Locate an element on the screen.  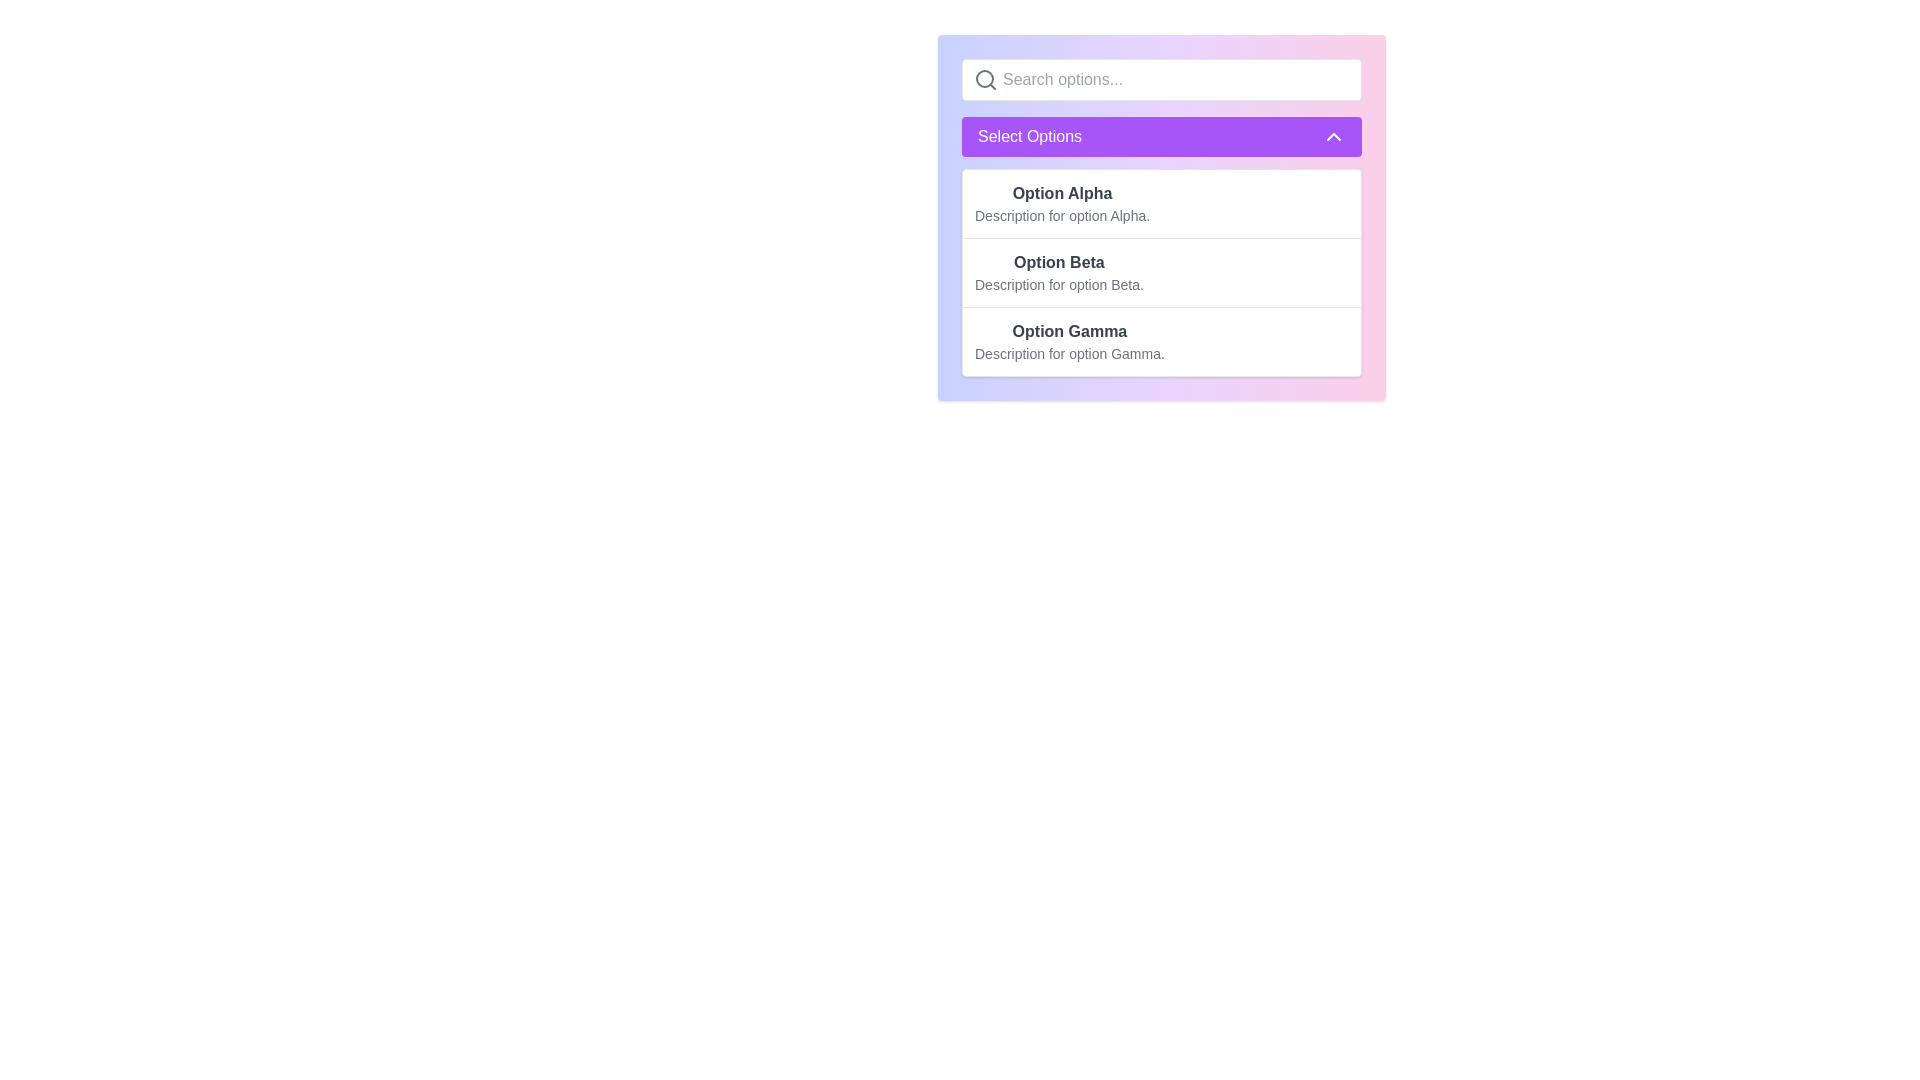
the chevron arrow icon located in the top right corner of the purple 'Select Options' button is located at coordinates (1334, 136).